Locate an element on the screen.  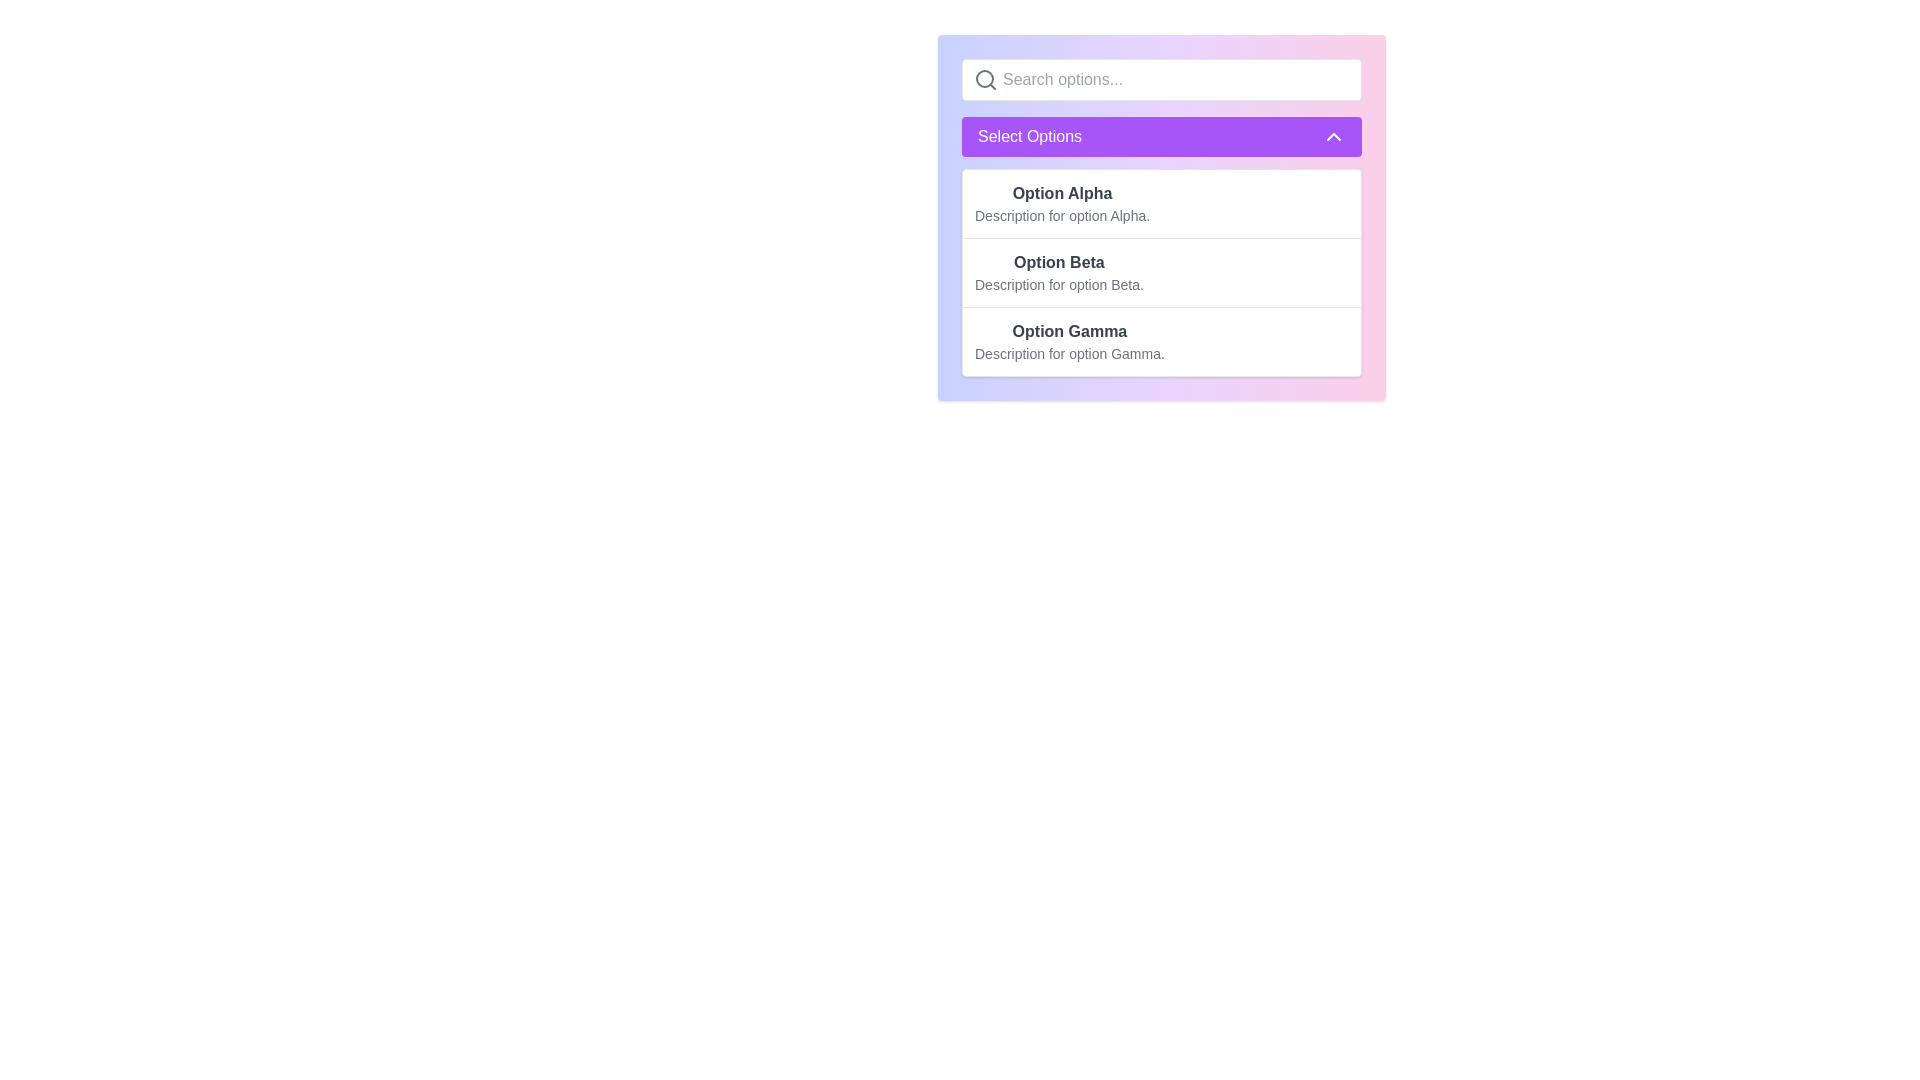
the chevron arrow icon located in the top right corner of the purple 'Select Options' button is located at coordinates (1334, 136).